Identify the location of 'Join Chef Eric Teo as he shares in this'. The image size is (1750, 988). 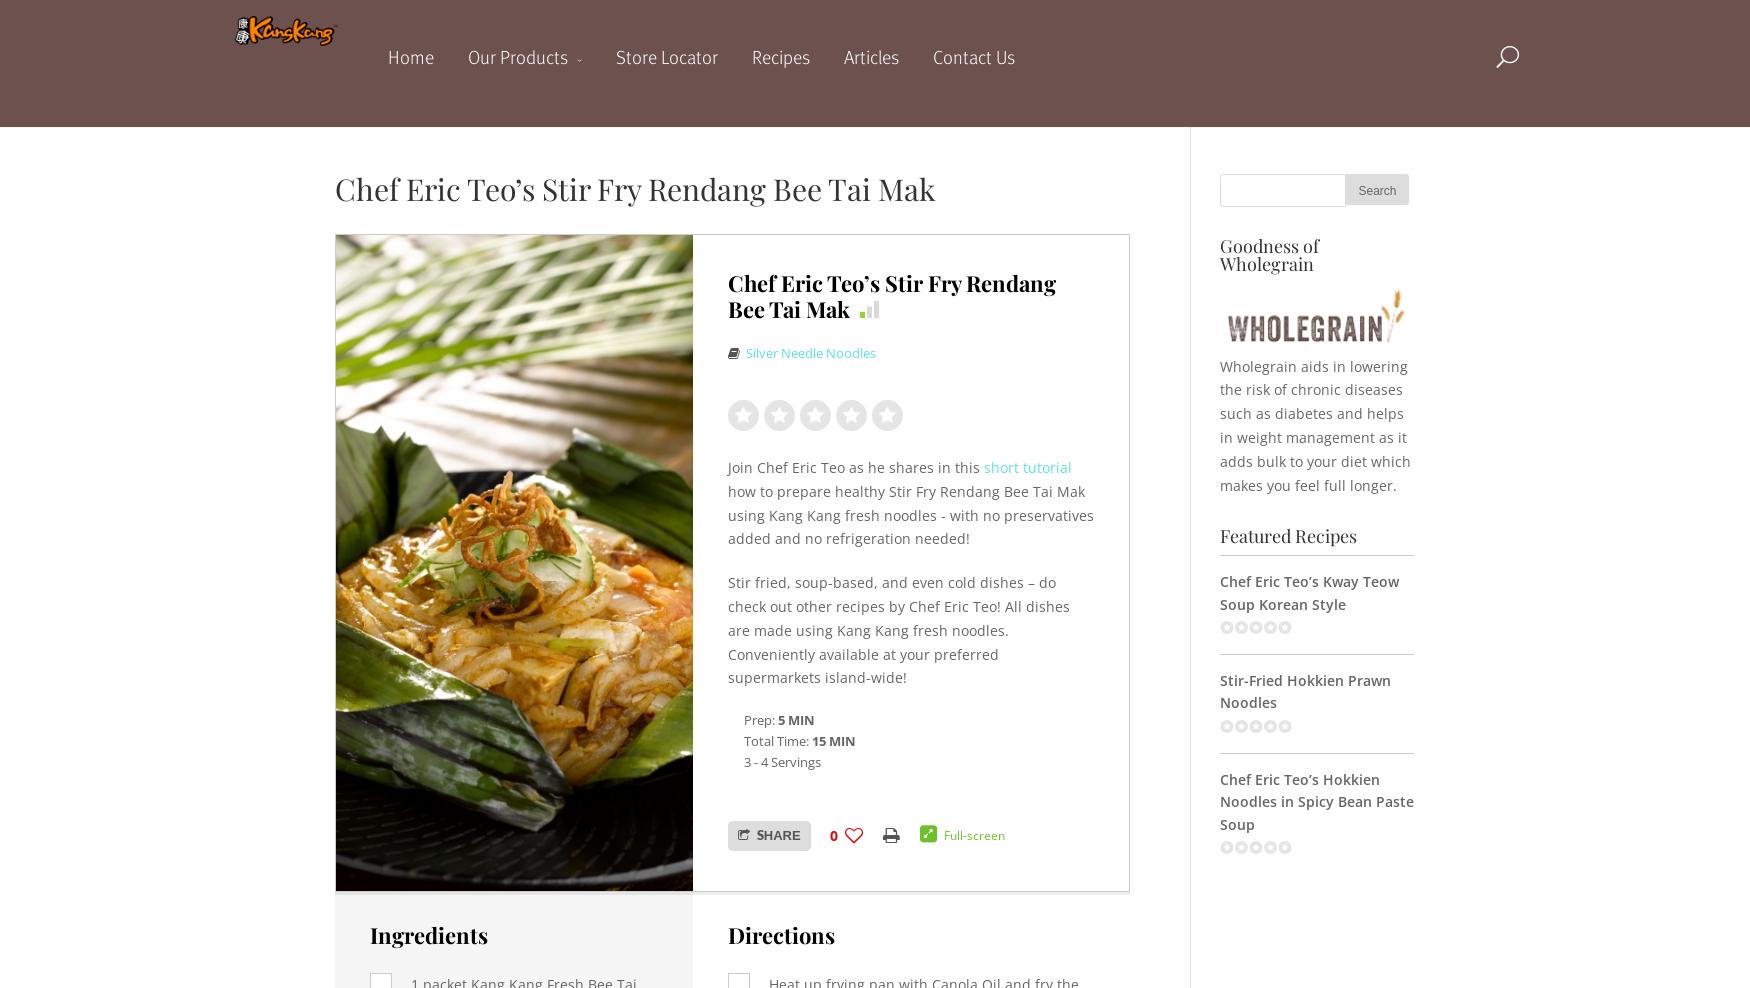
(855, 467).